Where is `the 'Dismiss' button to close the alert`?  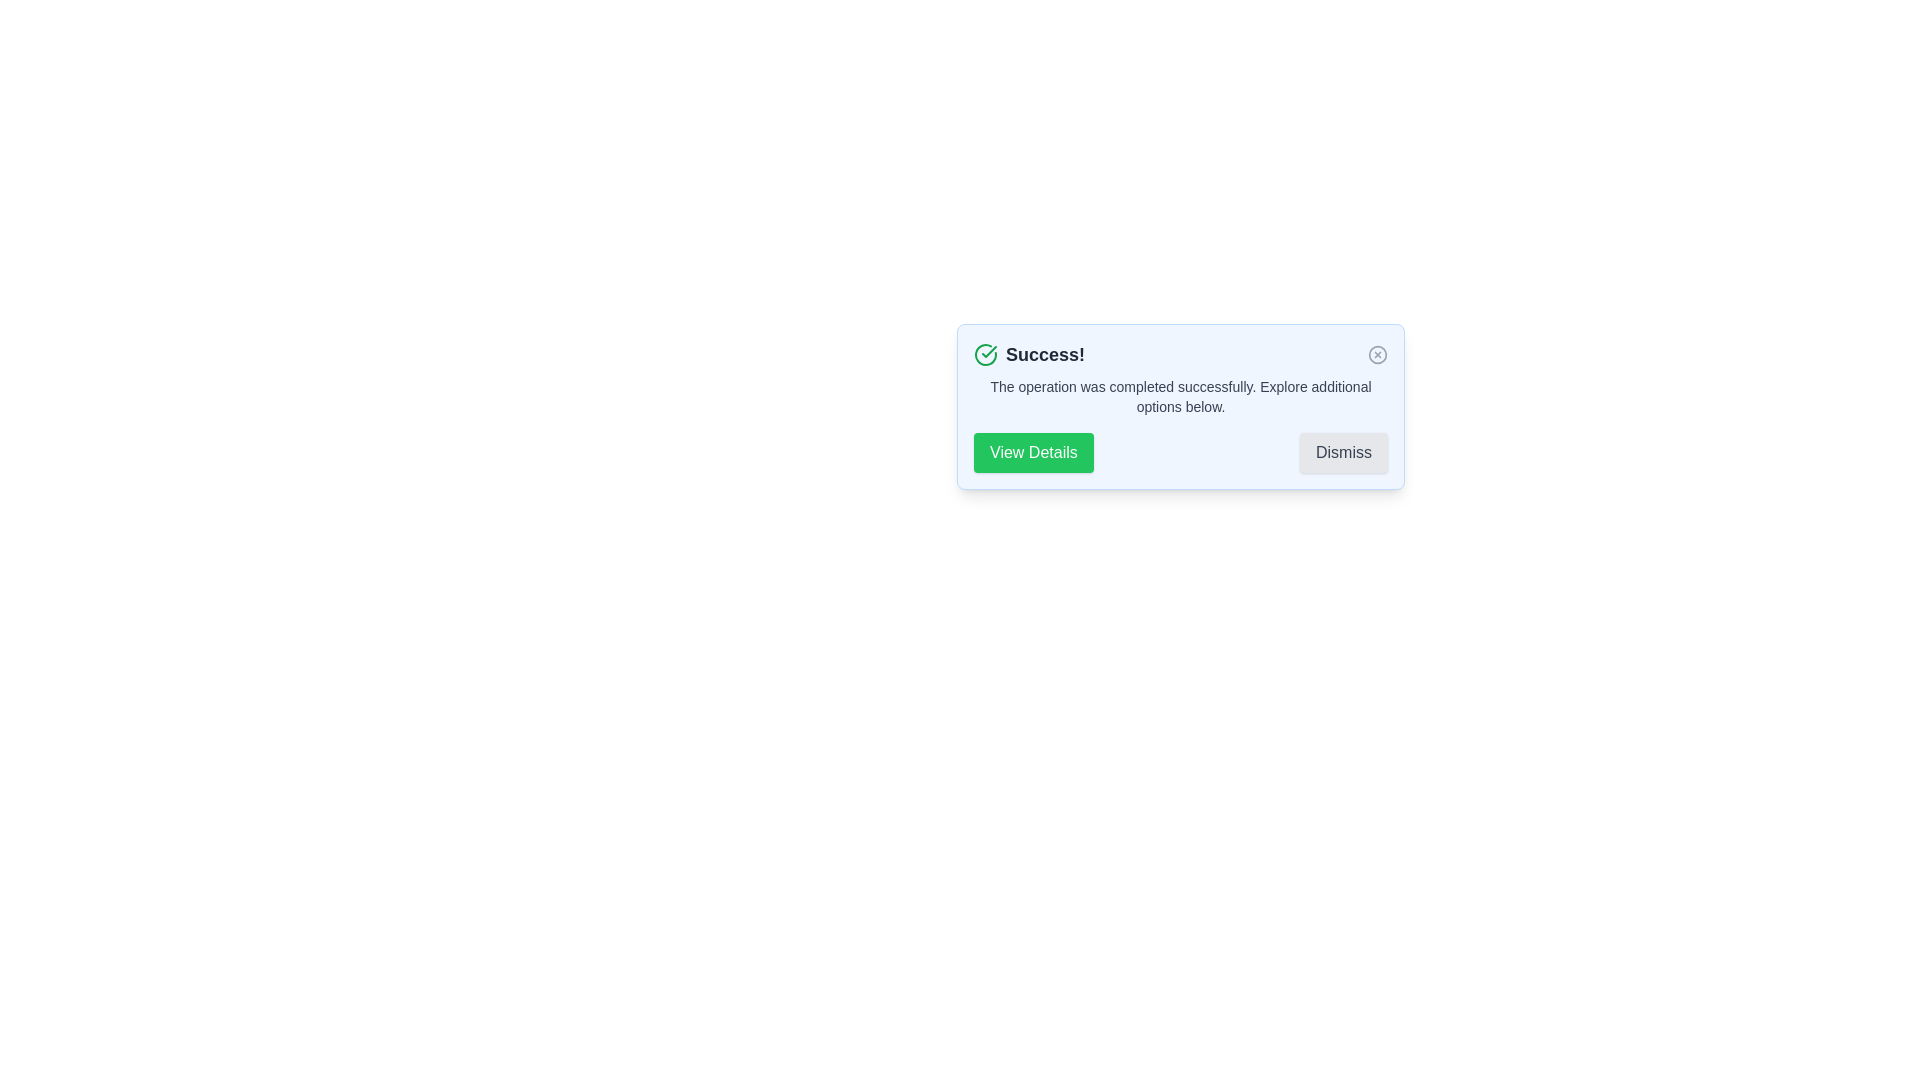
the 'Dismiss' button to close the alert is located at coordinates (1344, 452).